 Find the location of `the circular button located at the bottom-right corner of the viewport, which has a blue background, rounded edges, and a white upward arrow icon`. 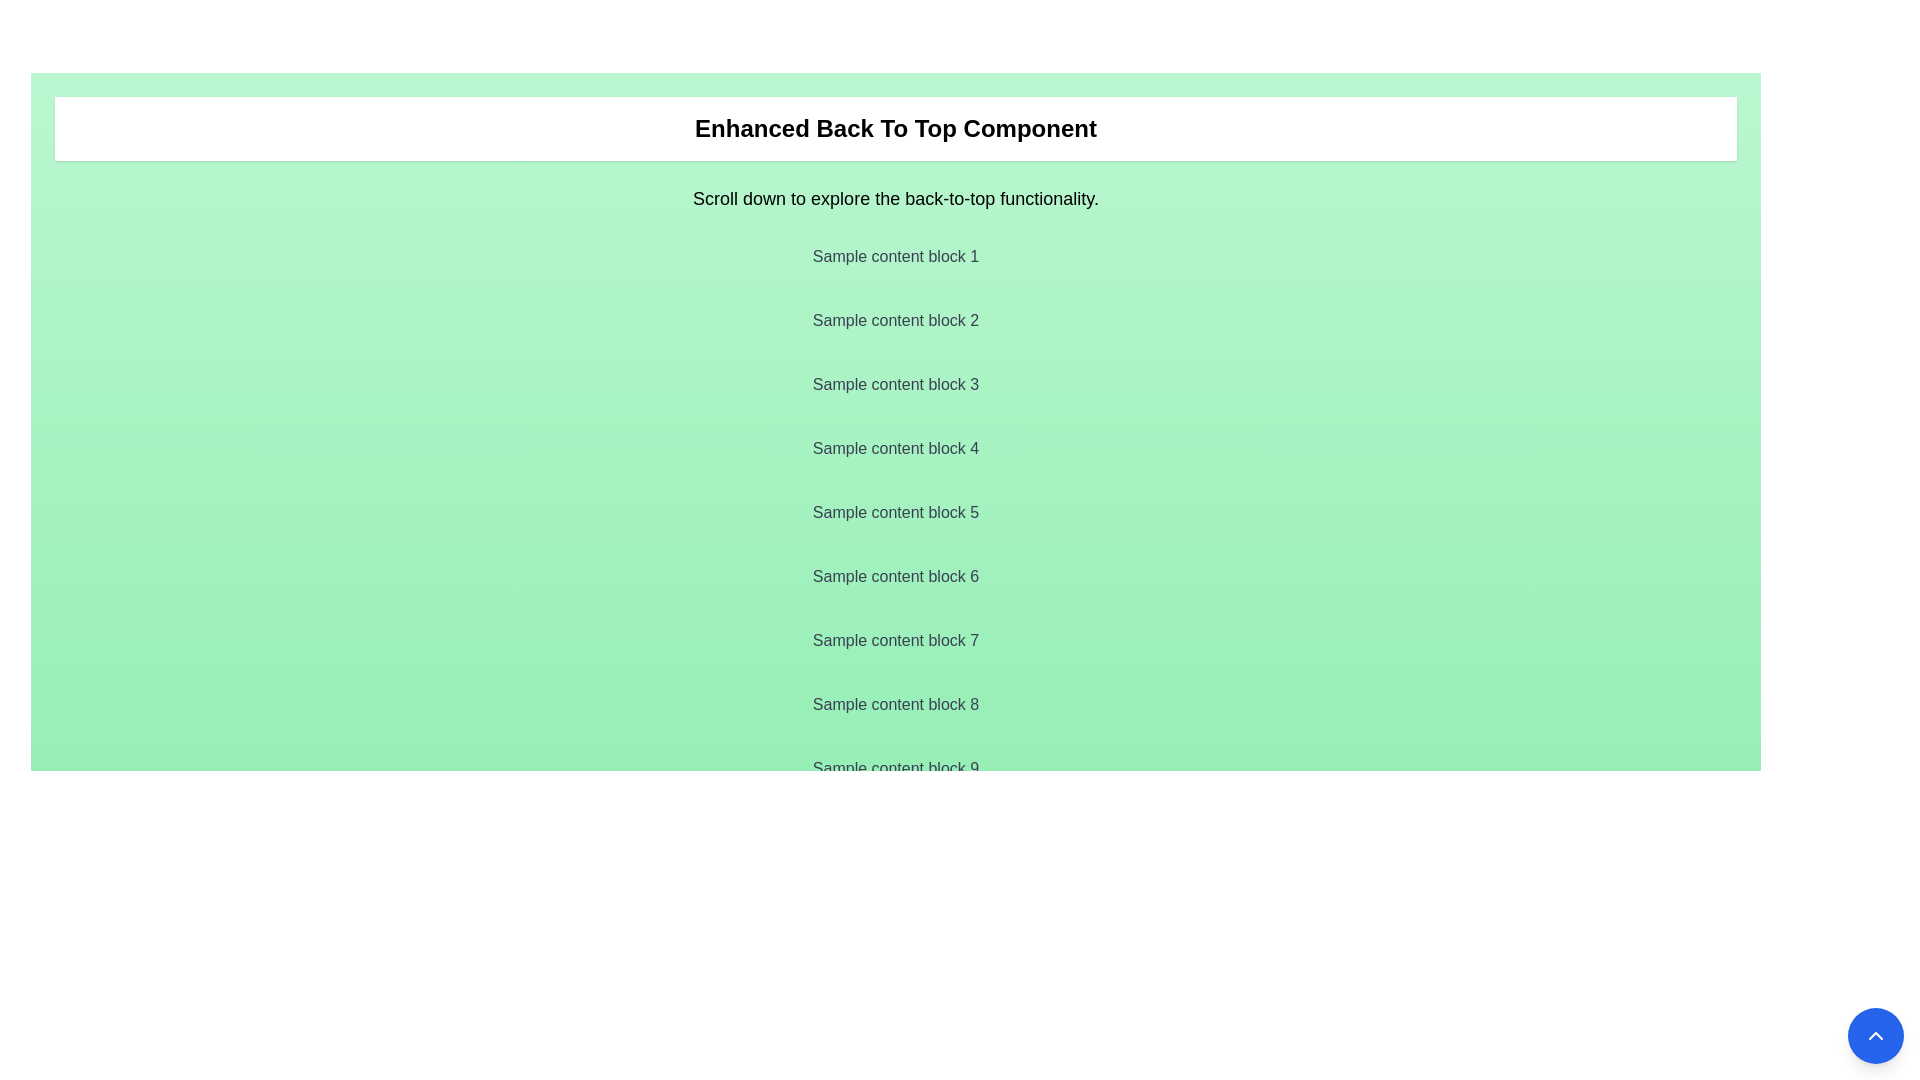

the circular button located at the bottom-right corner of the viewport, which has a blue background, rounded edges, and a white upward arrow icon is located at coordinates (1875, 1035).